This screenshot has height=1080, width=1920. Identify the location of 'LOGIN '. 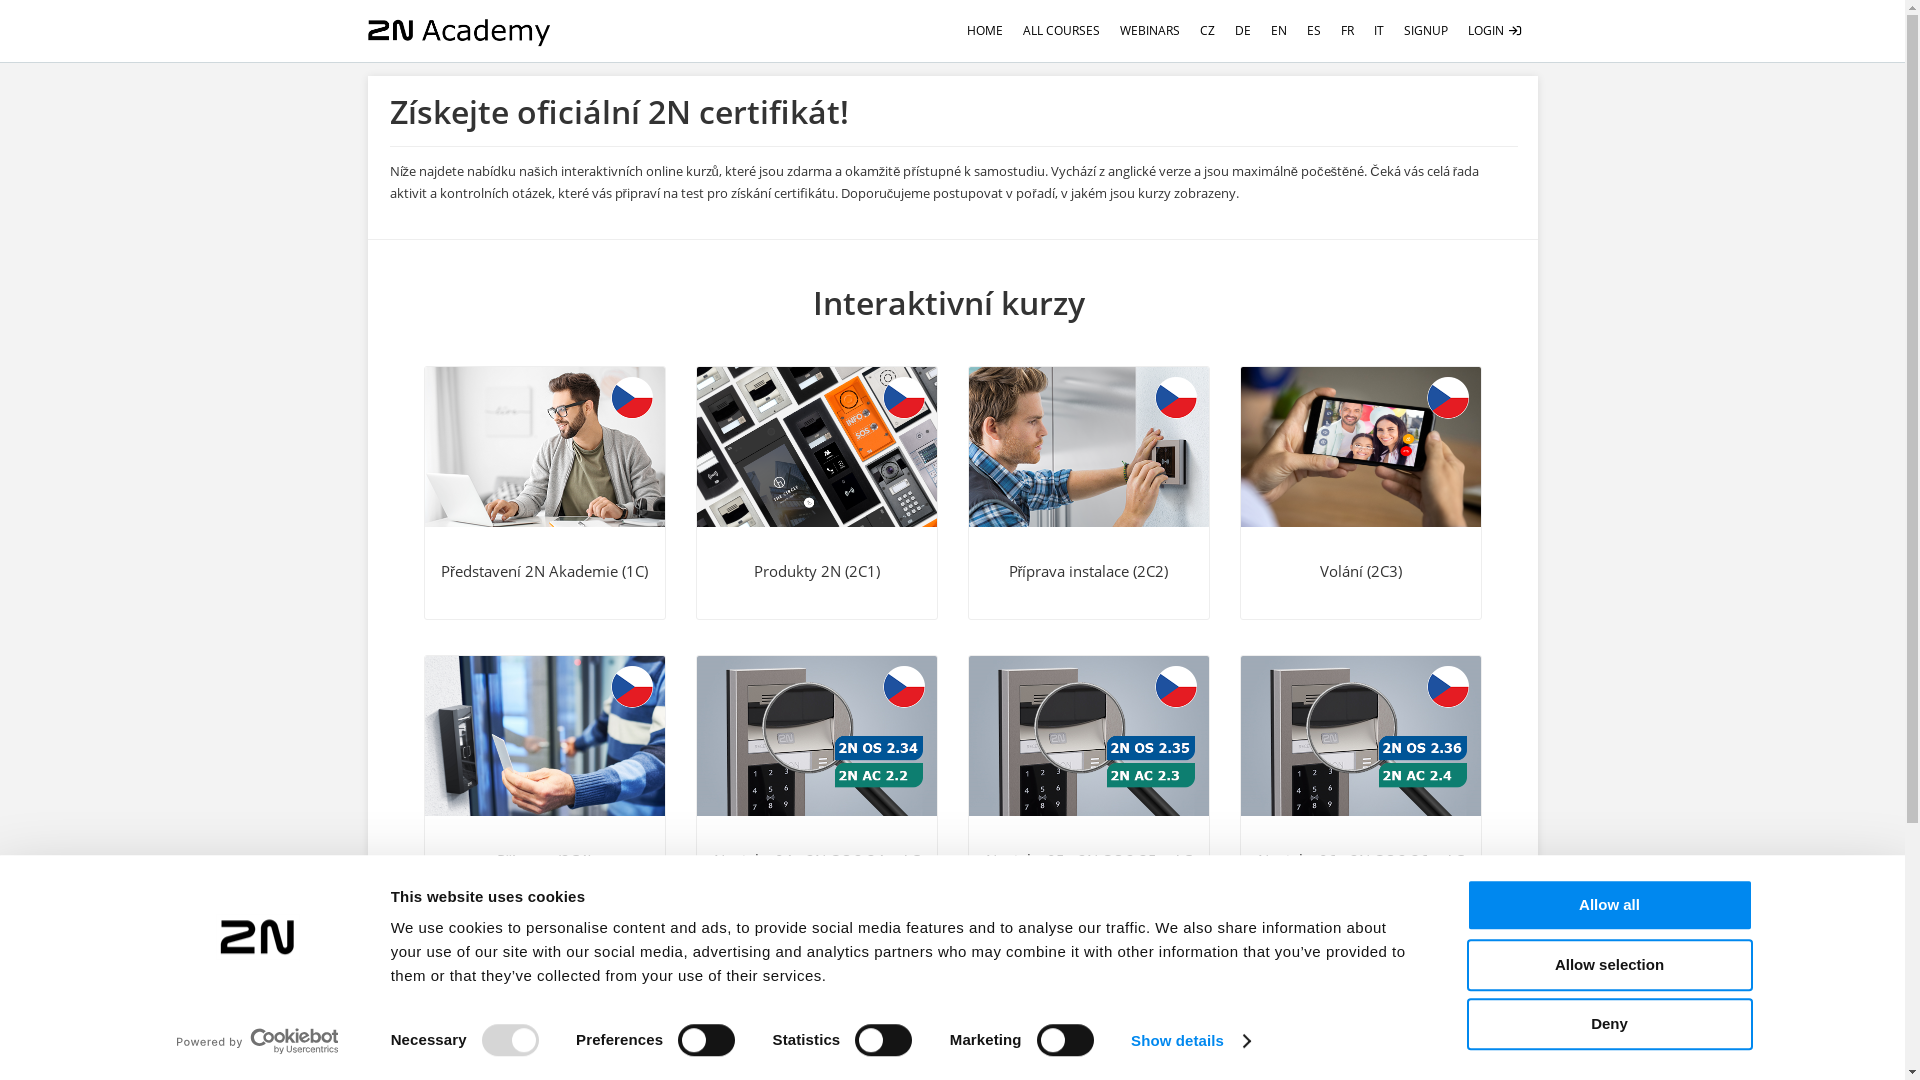
(1494, 30).